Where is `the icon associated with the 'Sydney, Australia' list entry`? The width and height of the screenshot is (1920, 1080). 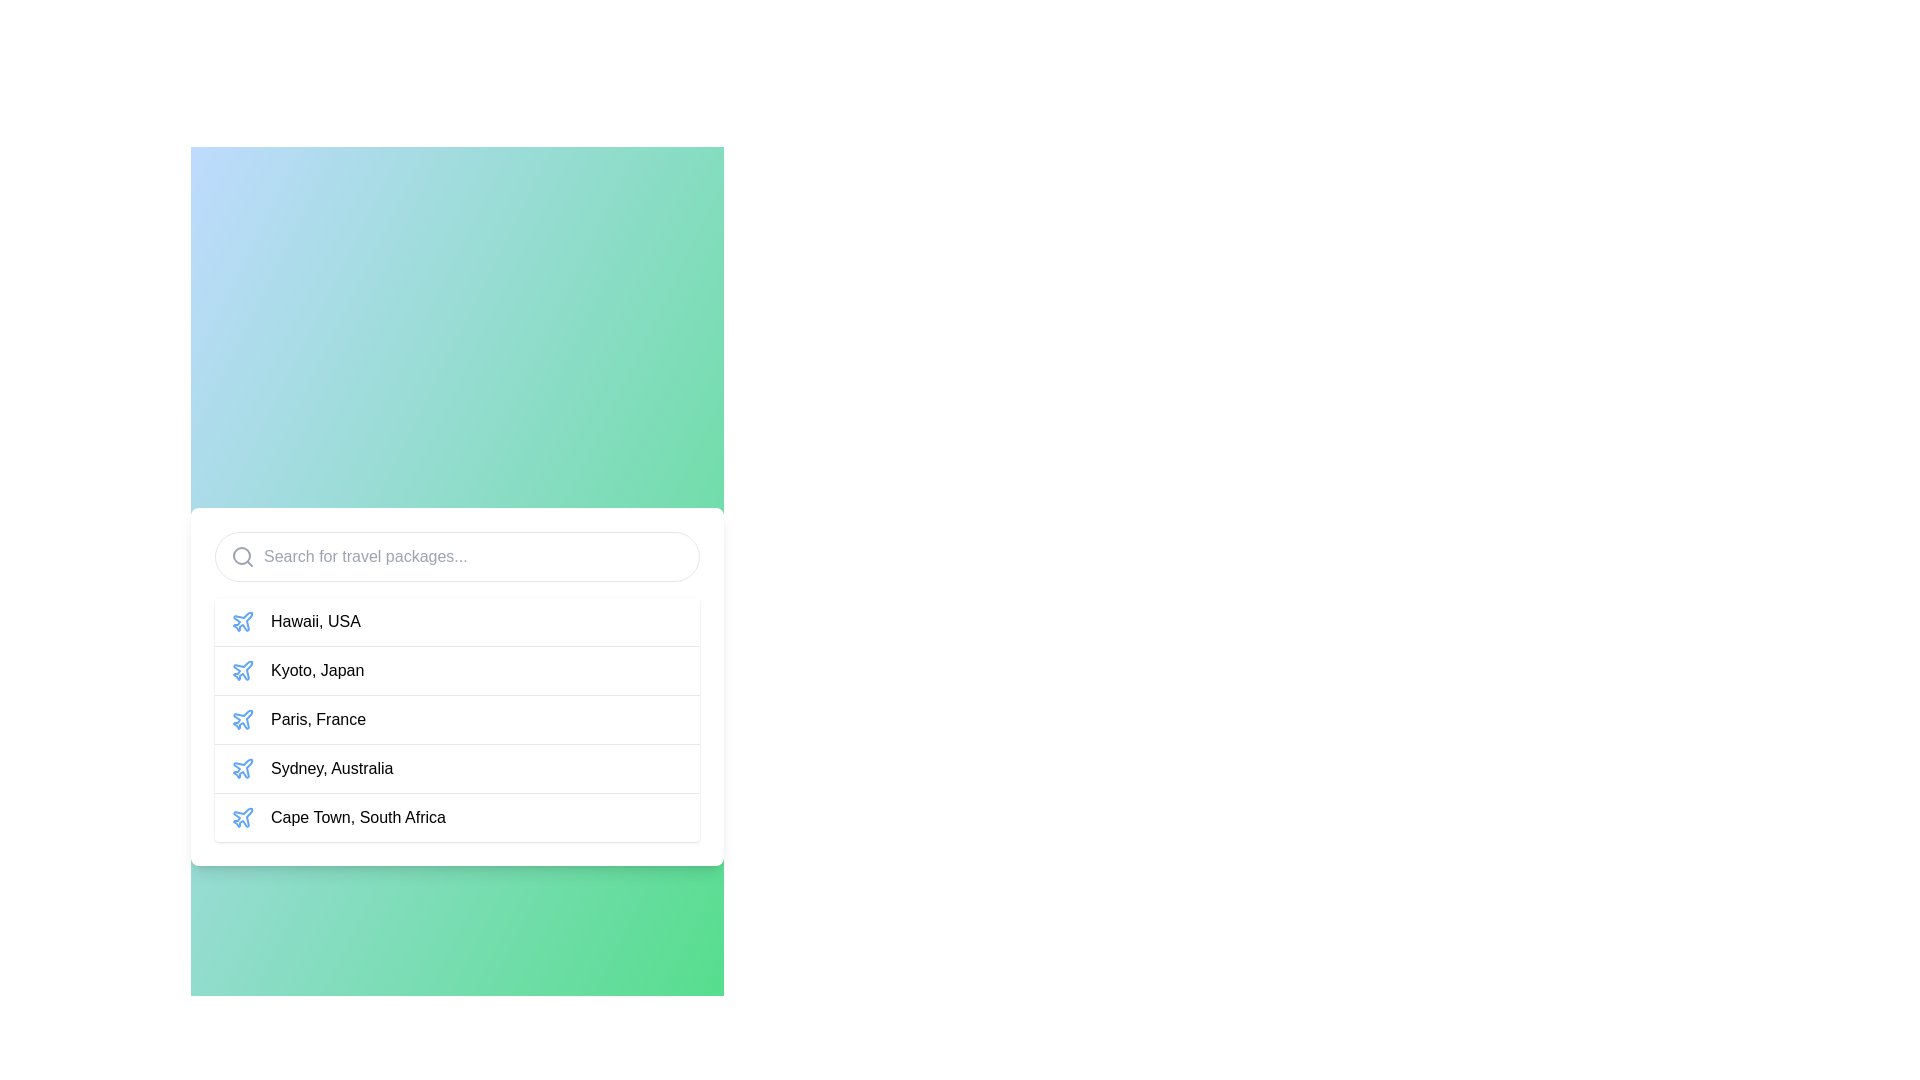
the icon associated with the 'Sydney, Australia' list entry is located at coordinates (242, 767).